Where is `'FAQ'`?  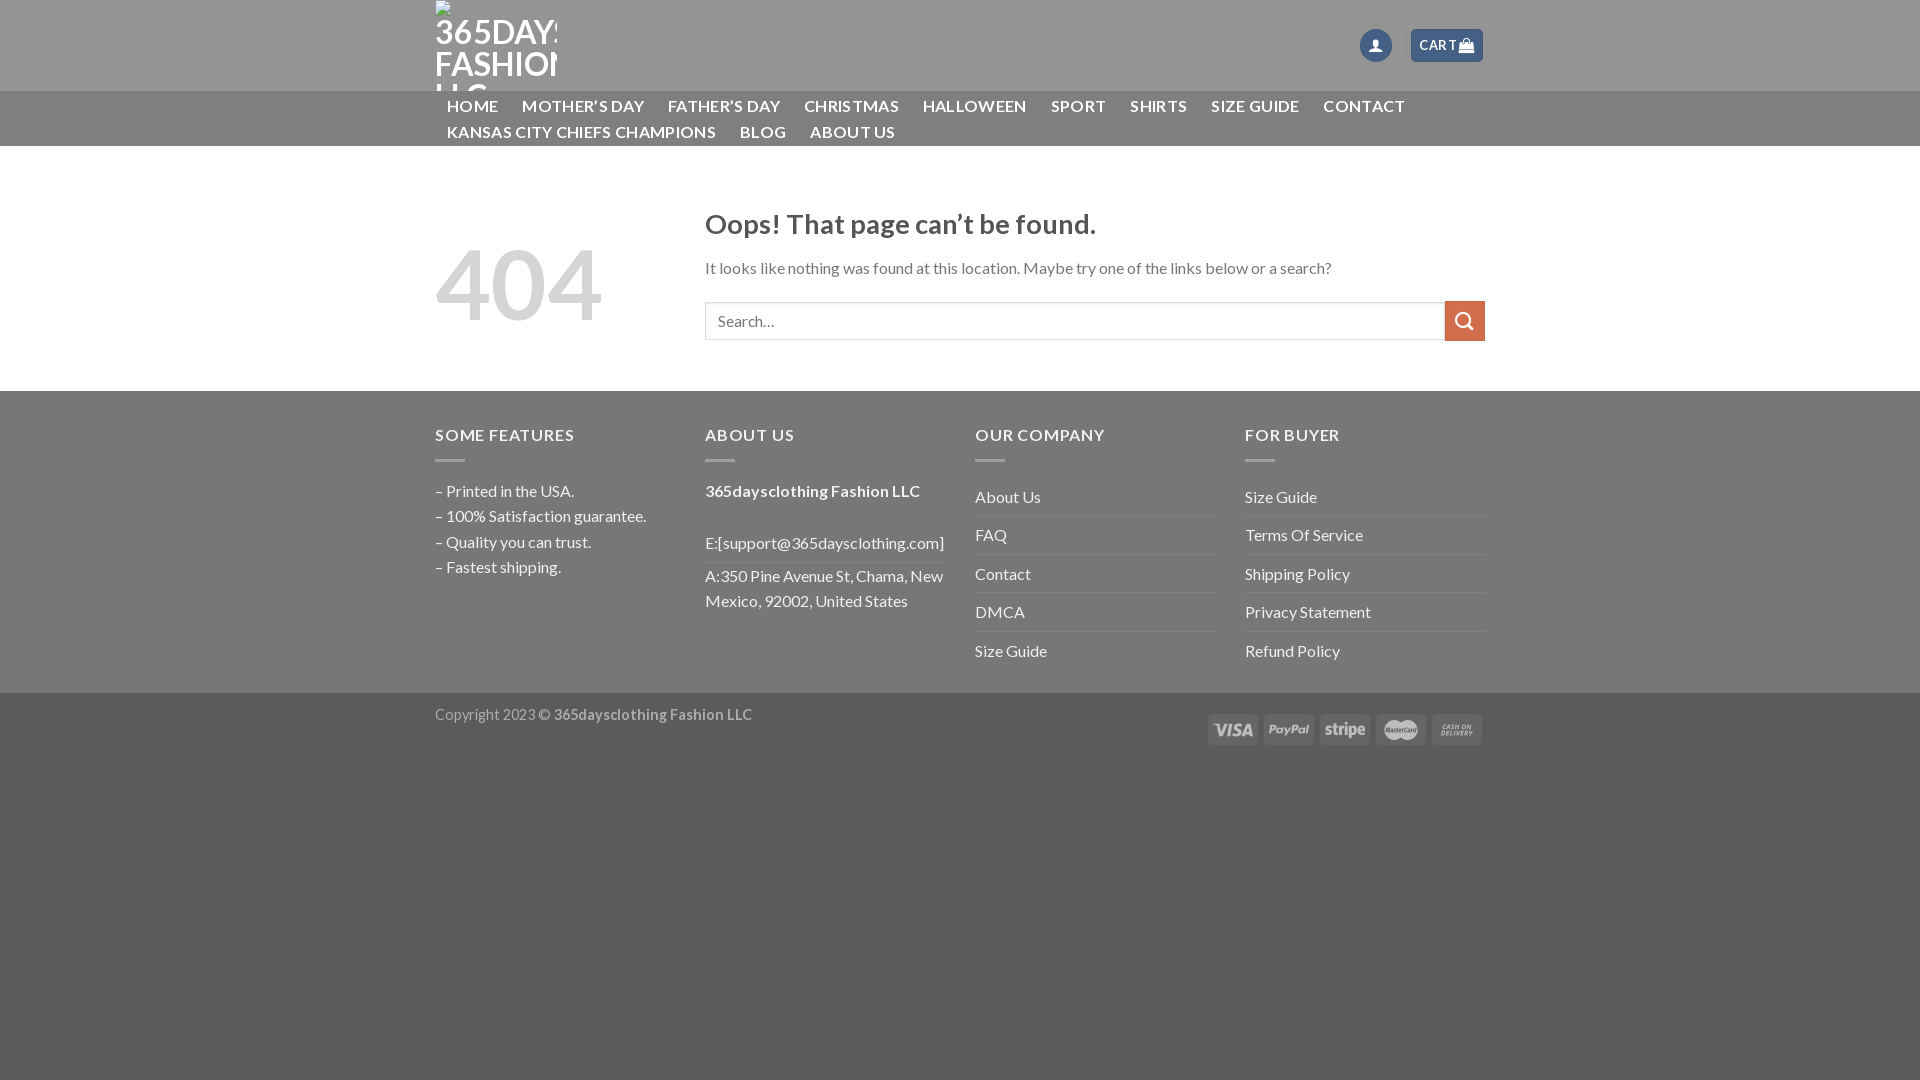 'FAQ' is located at coordinates (990, 534).